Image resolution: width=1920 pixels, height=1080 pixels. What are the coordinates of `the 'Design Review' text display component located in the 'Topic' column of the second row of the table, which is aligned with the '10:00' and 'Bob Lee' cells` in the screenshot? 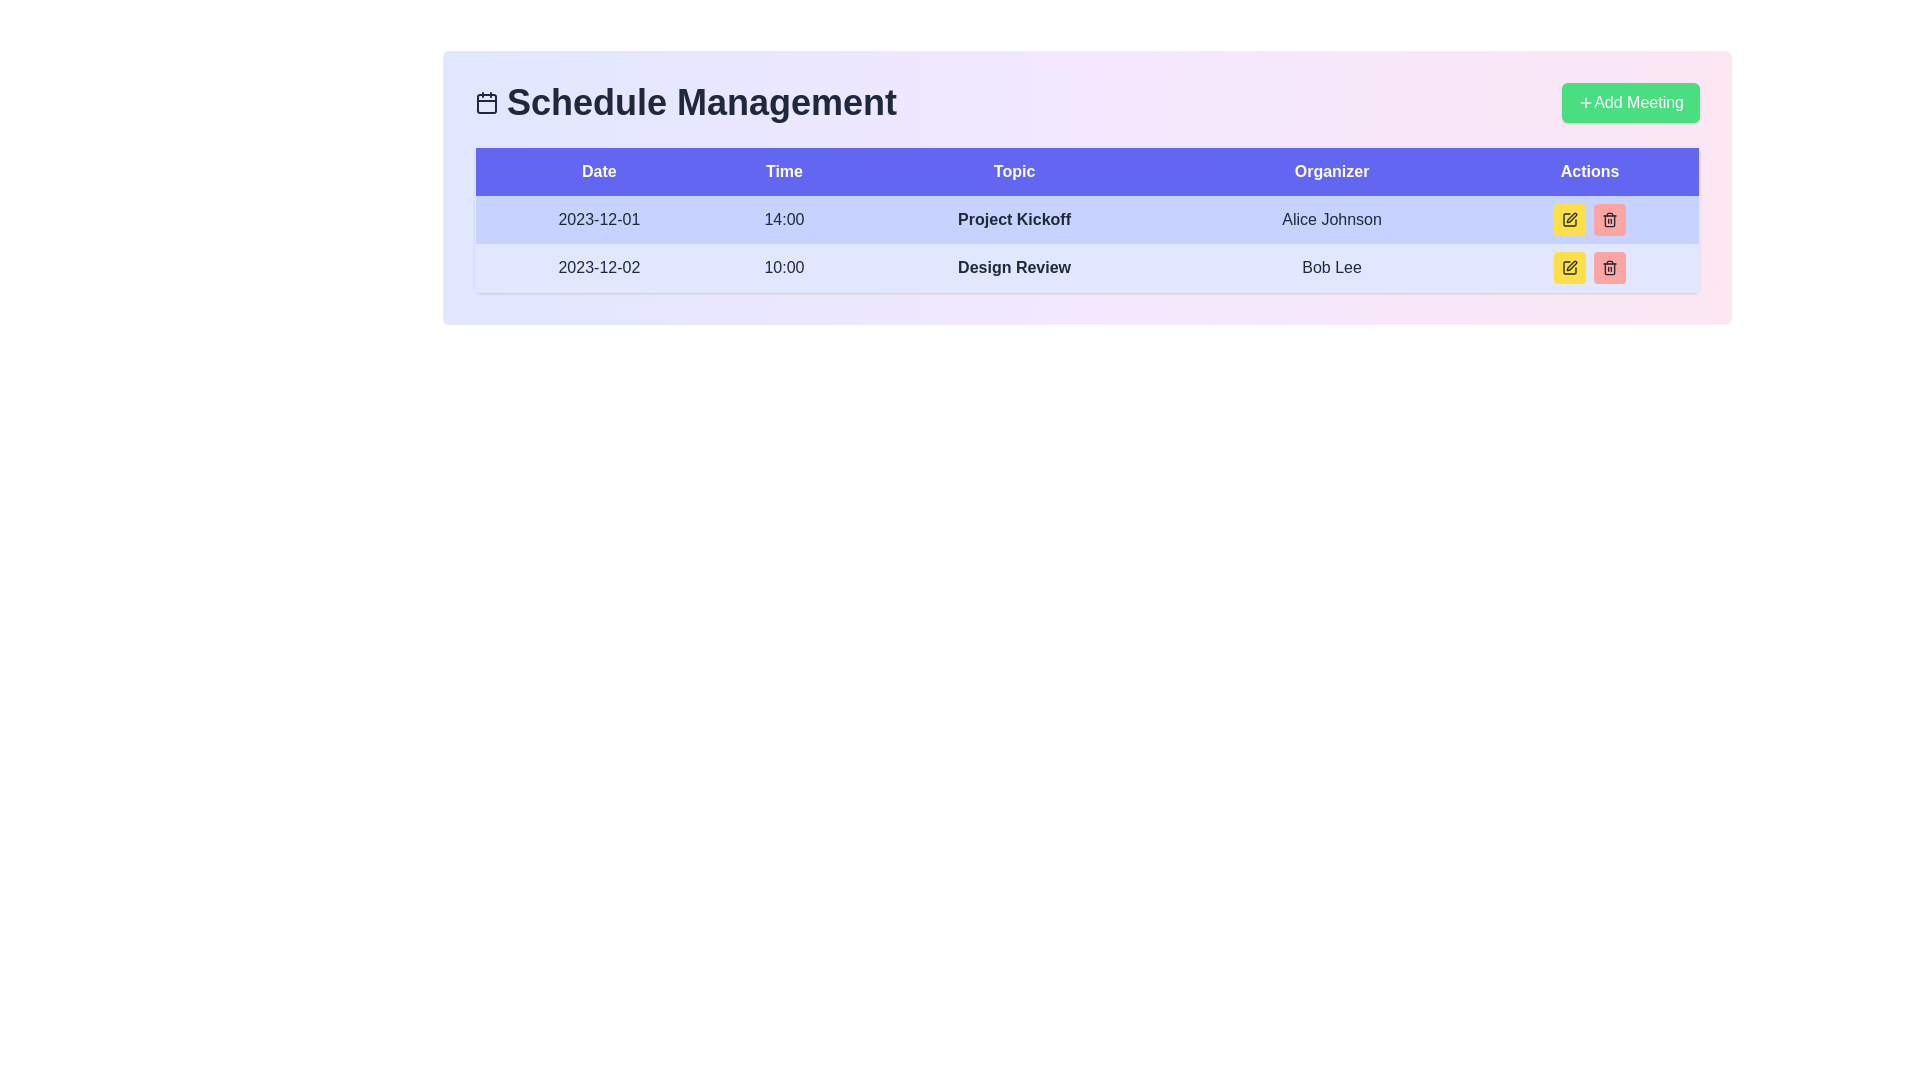 It's located at (1014, 267).